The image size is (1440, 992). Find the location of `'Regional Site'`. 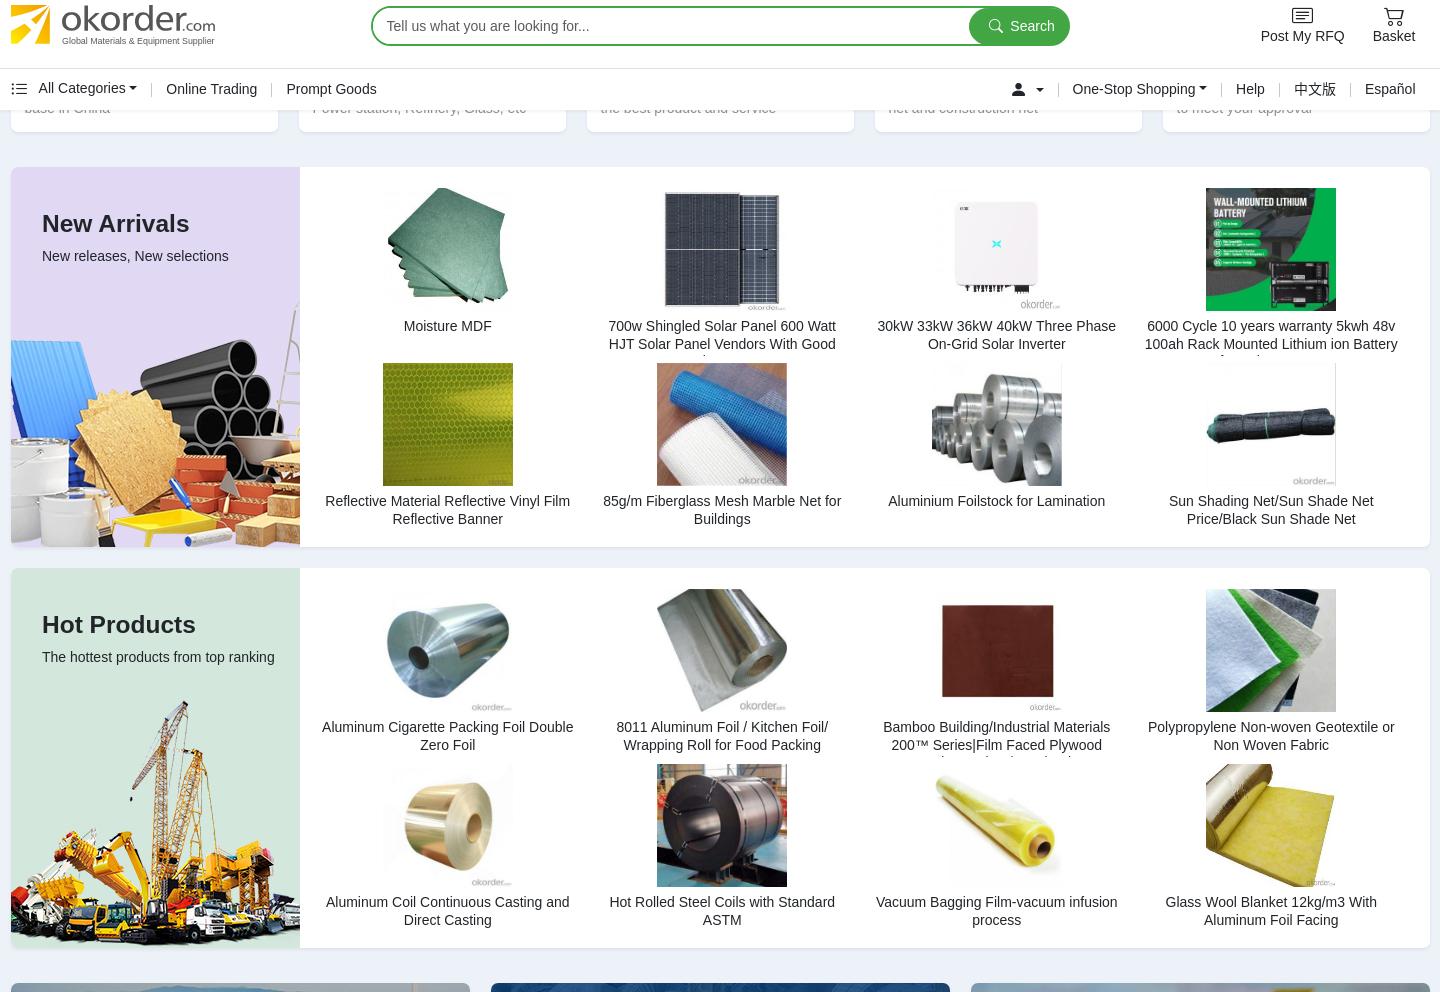

'Regional Site' is located at coordinates (1028, 197).